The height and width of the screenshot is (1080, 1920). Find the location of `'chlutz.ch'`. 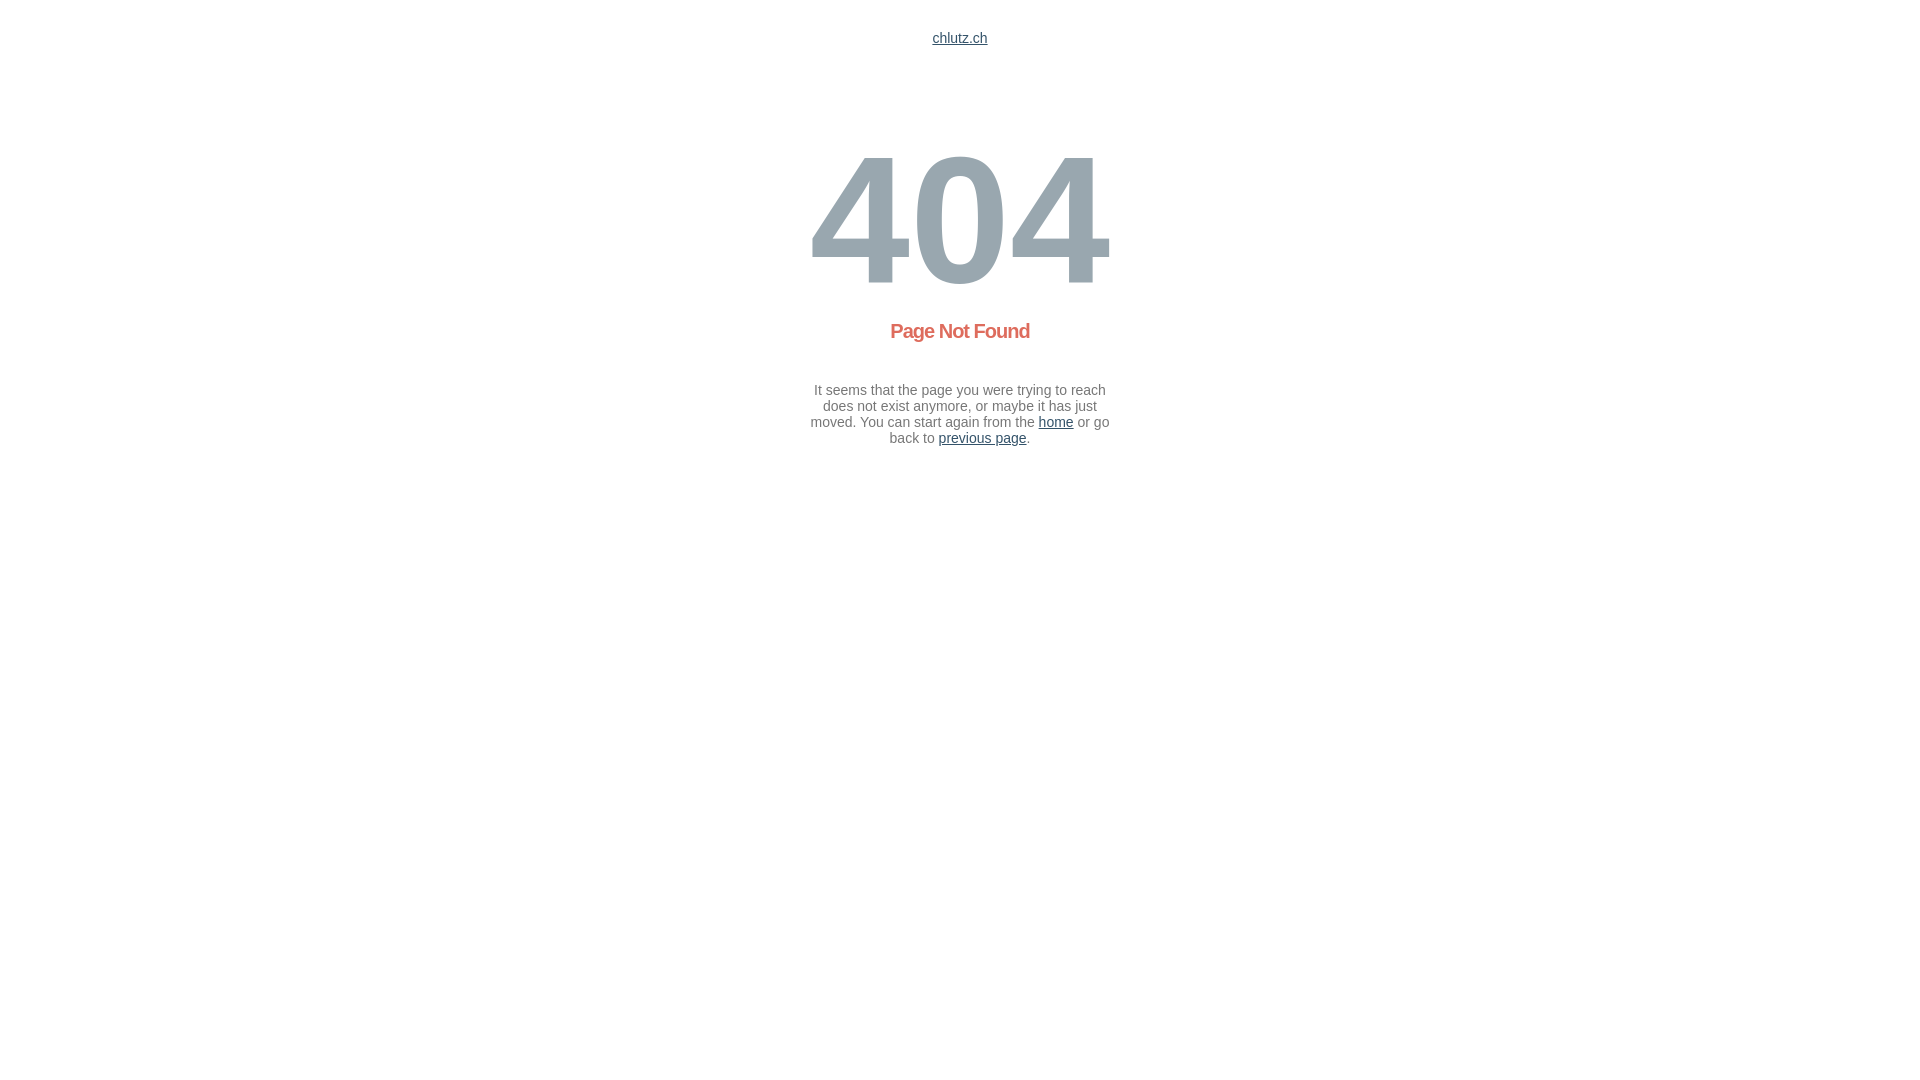

'chlutz.ch' is located at coordinates (958, 38).